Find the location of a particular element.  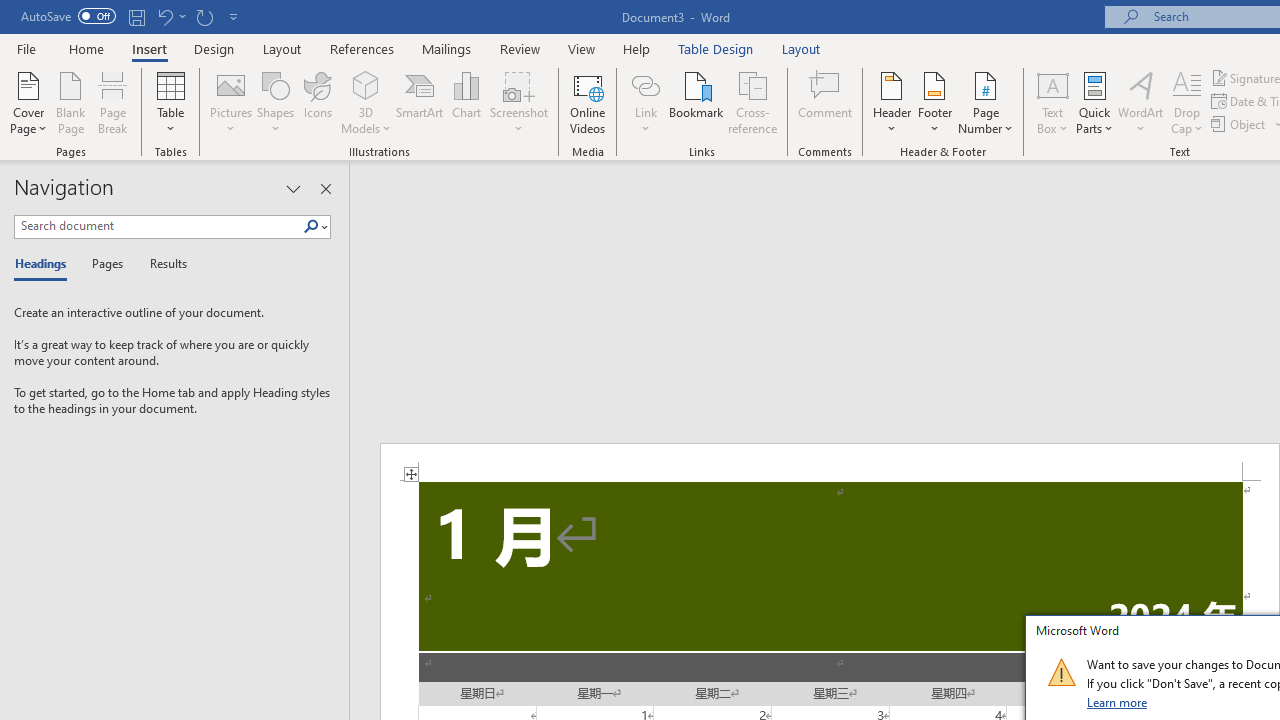

'SmartArt...' is located at coordinates (418, 103).